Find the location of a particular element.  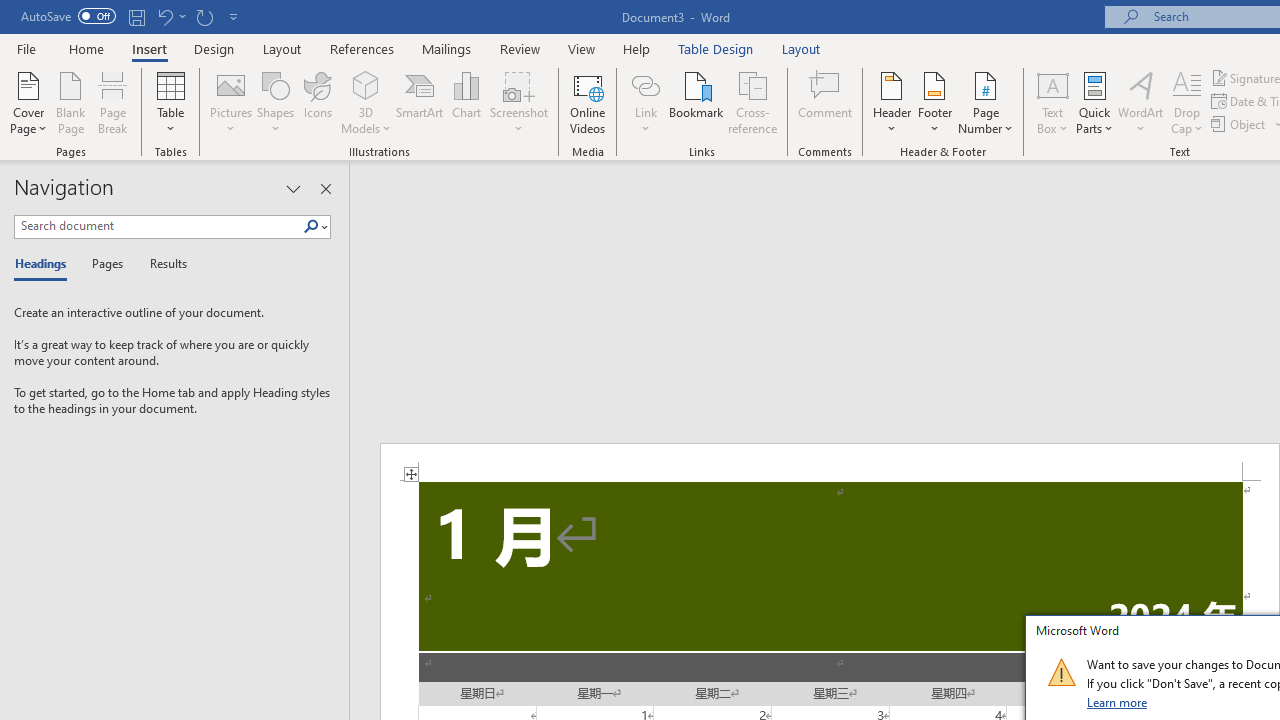

'SmartArt...' is located at coordinates (418, 103).